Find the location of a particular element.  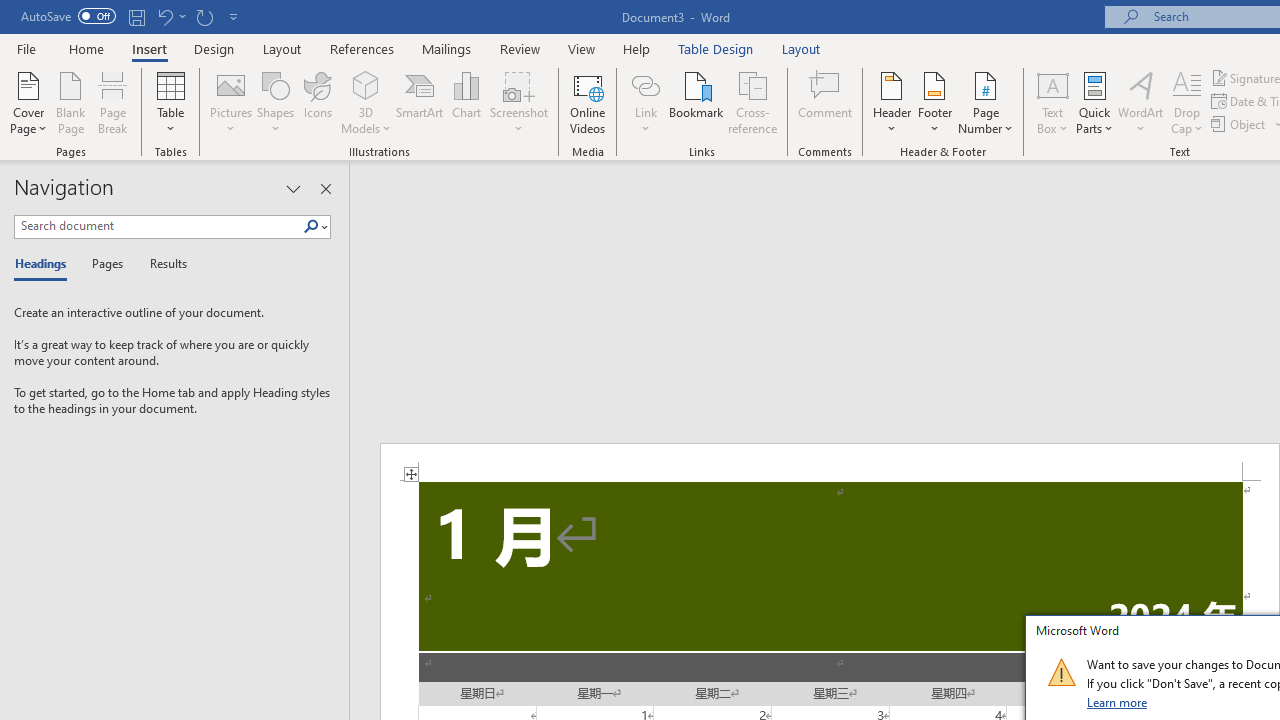

'SmartArt...' is located at coordinates (418, 103).